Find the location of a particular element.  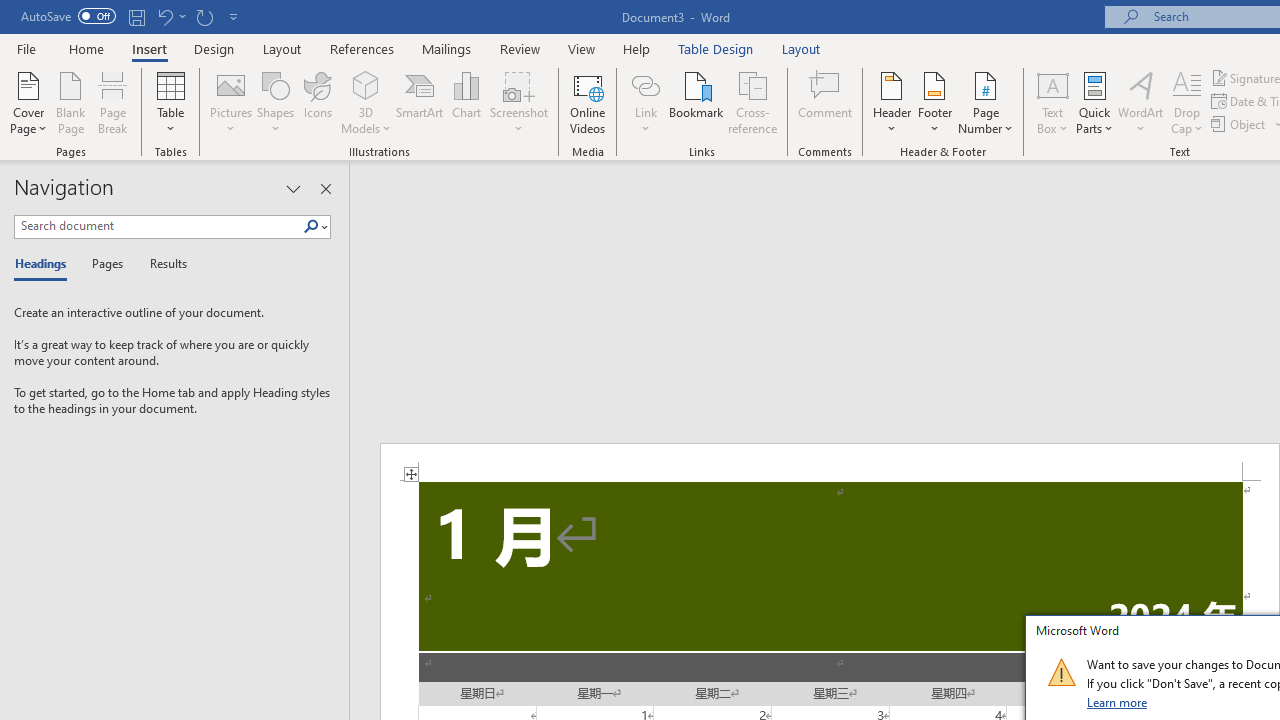

'SmartArt...' is located at coordinates (418, 103).